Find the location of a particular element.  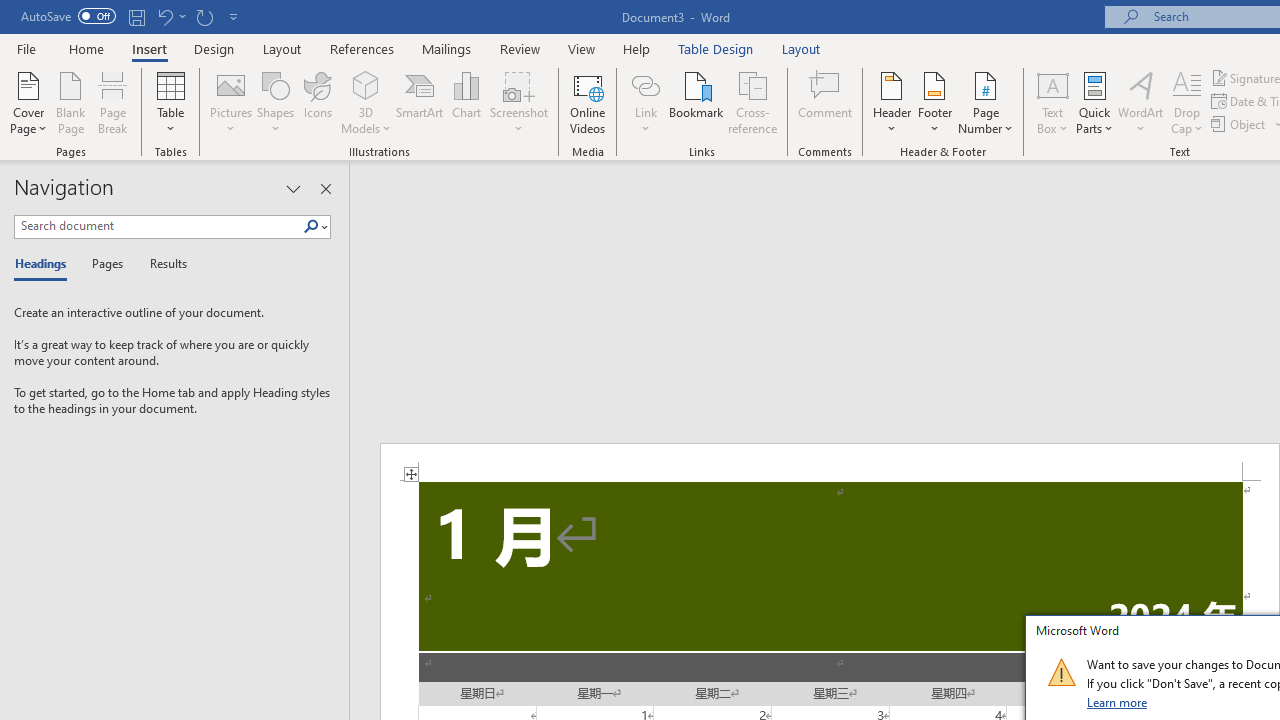

'SmartArt...' is located at coordinates (418, 103).